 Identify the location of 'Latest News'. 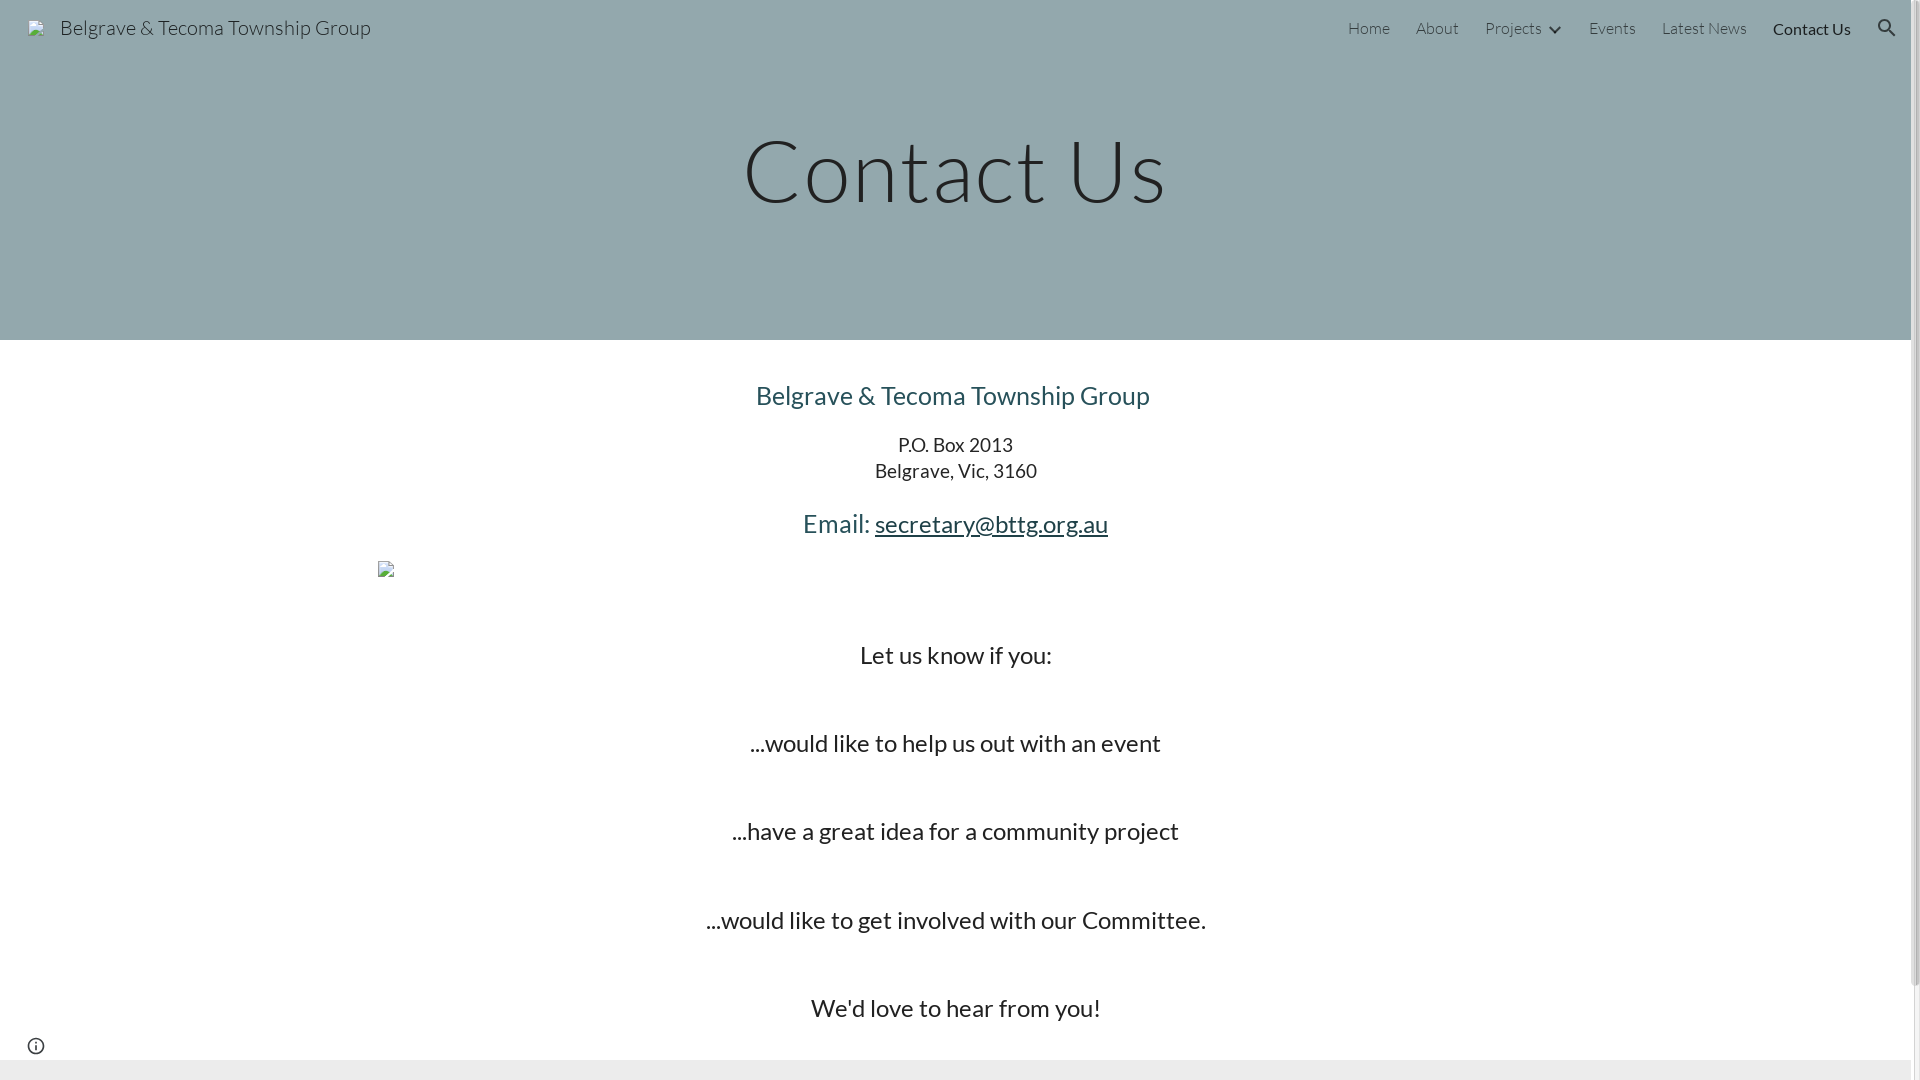
(1661, 27).